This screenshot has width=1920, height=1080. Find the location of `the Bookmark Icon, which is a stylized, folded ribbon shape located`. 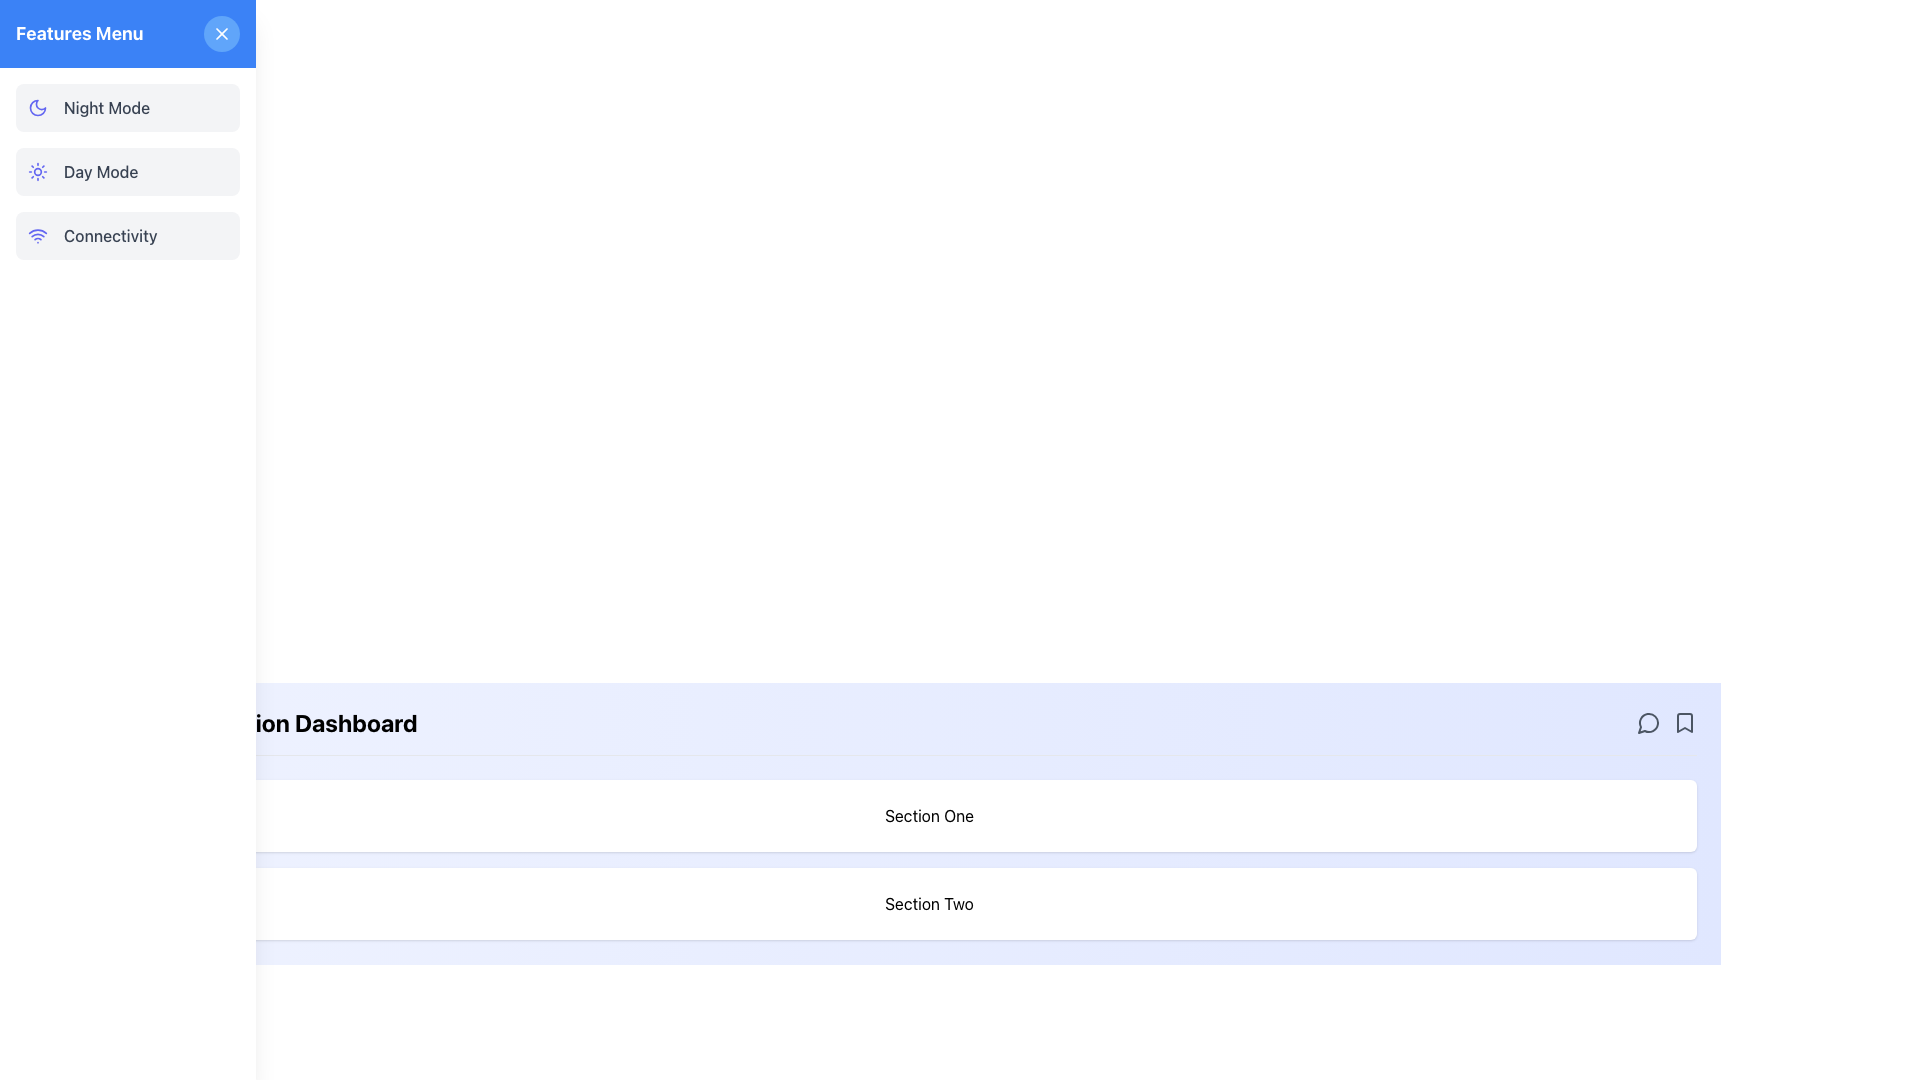

the Bookmark Icon, which is a stylized, folded ribbon shape located is located at coordinates (1683, 722).